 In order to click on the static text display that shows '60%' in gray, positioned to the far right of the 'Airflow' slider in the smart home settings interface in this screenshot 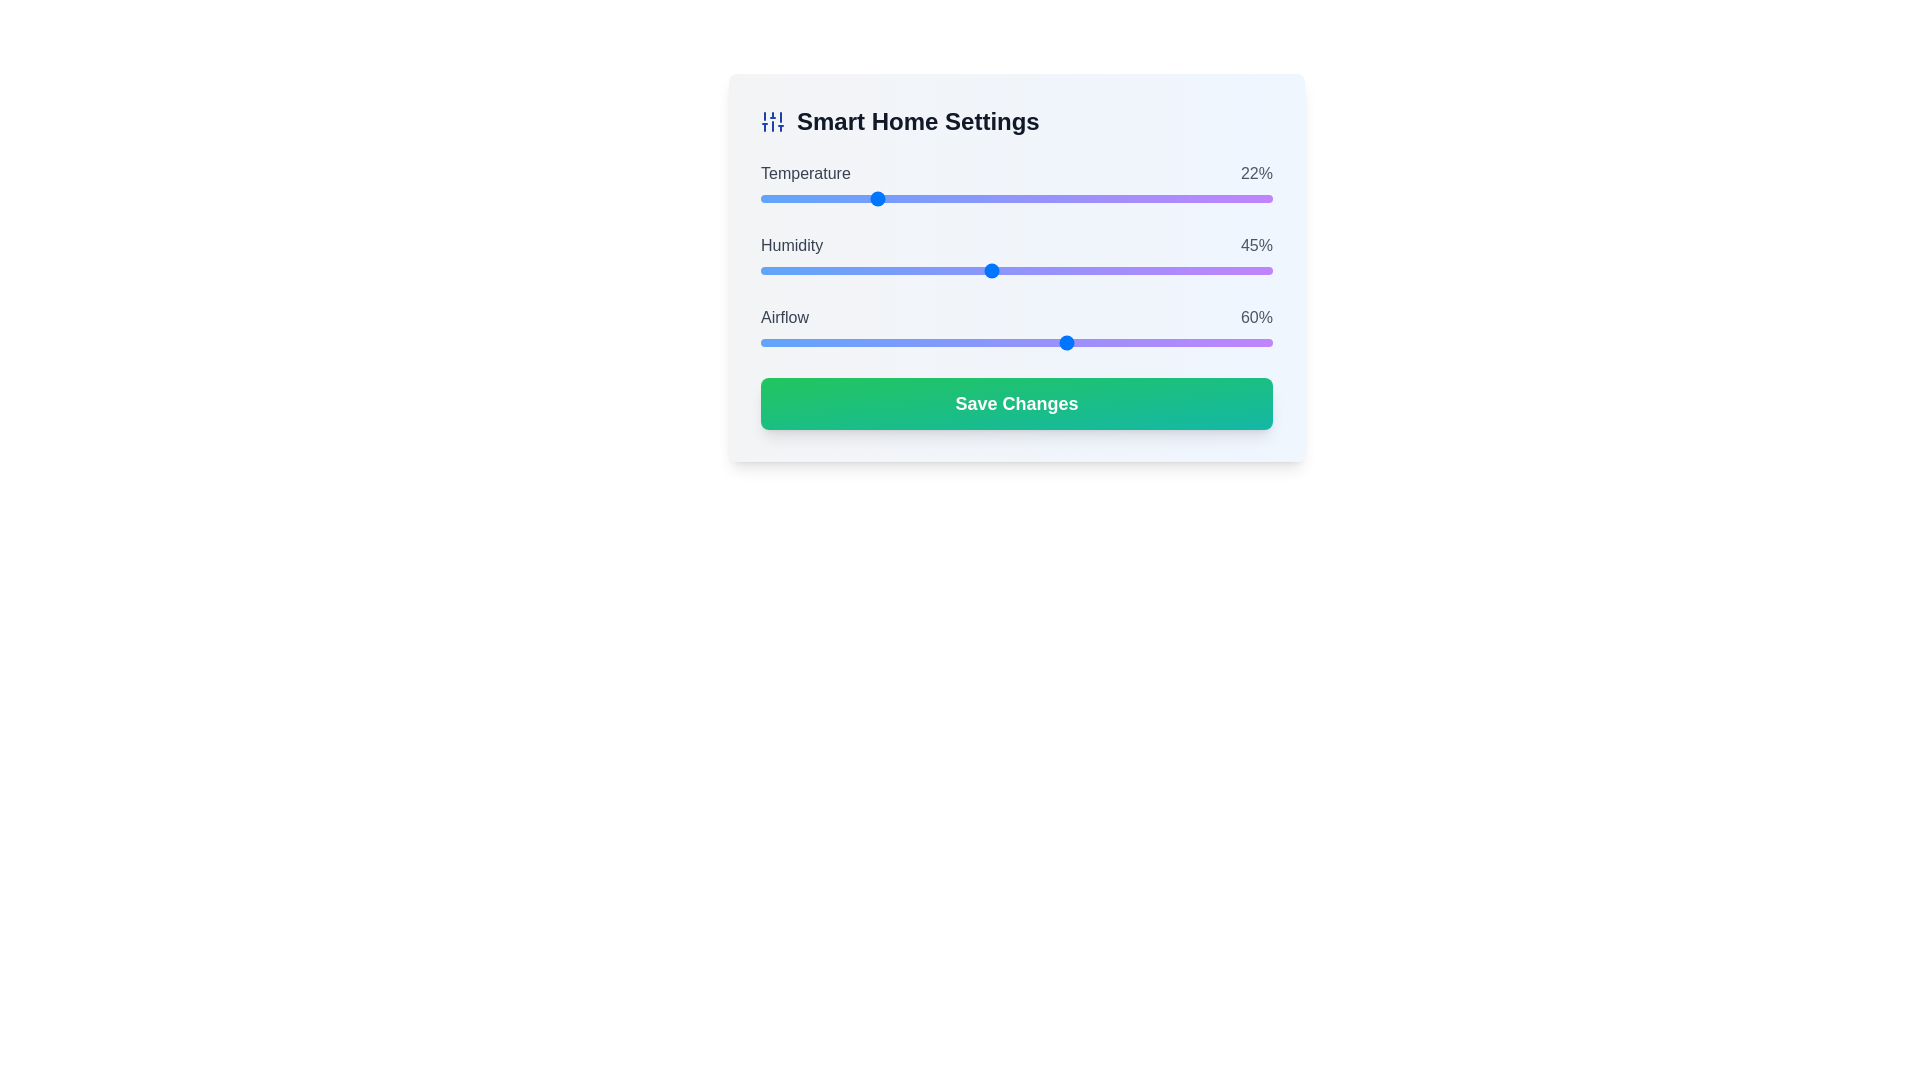, I will do `click(1256, 316)`.